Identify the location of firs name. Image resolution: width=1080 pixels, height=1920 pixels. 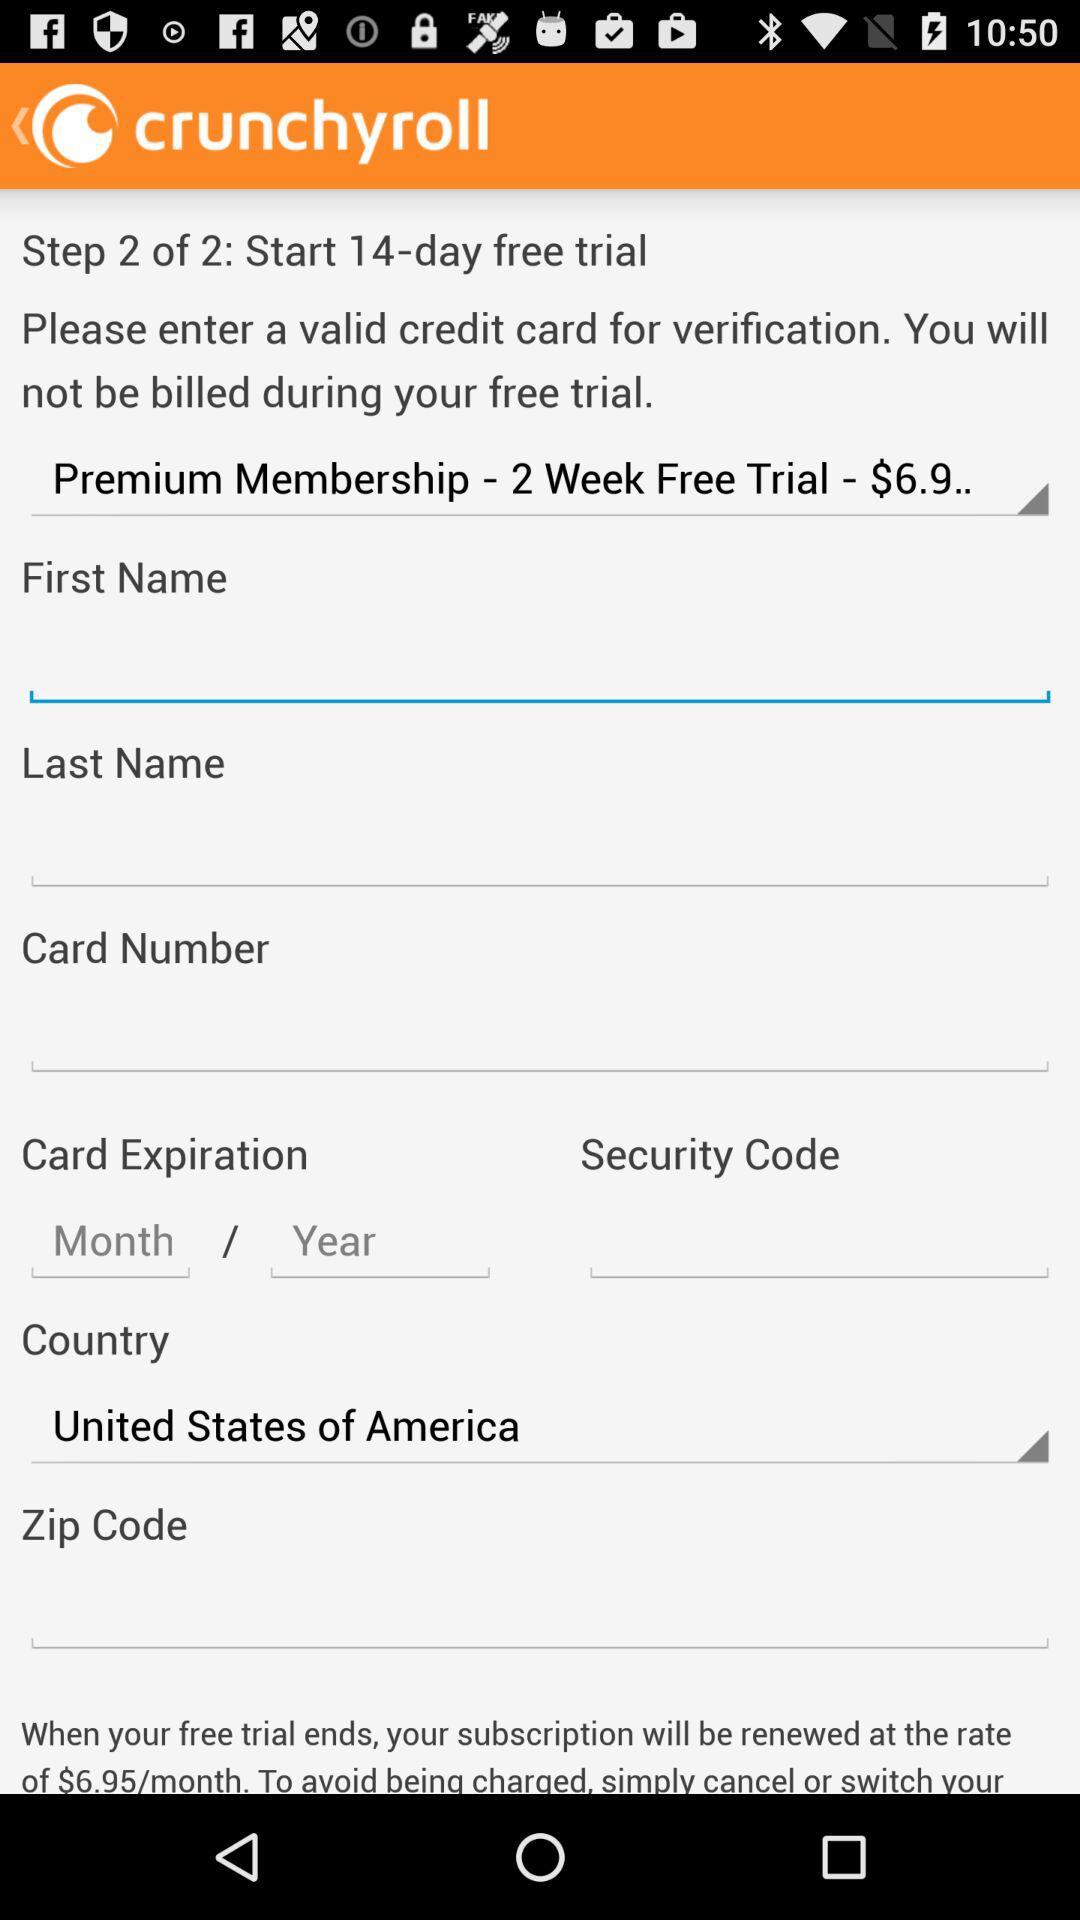
(540, 663).